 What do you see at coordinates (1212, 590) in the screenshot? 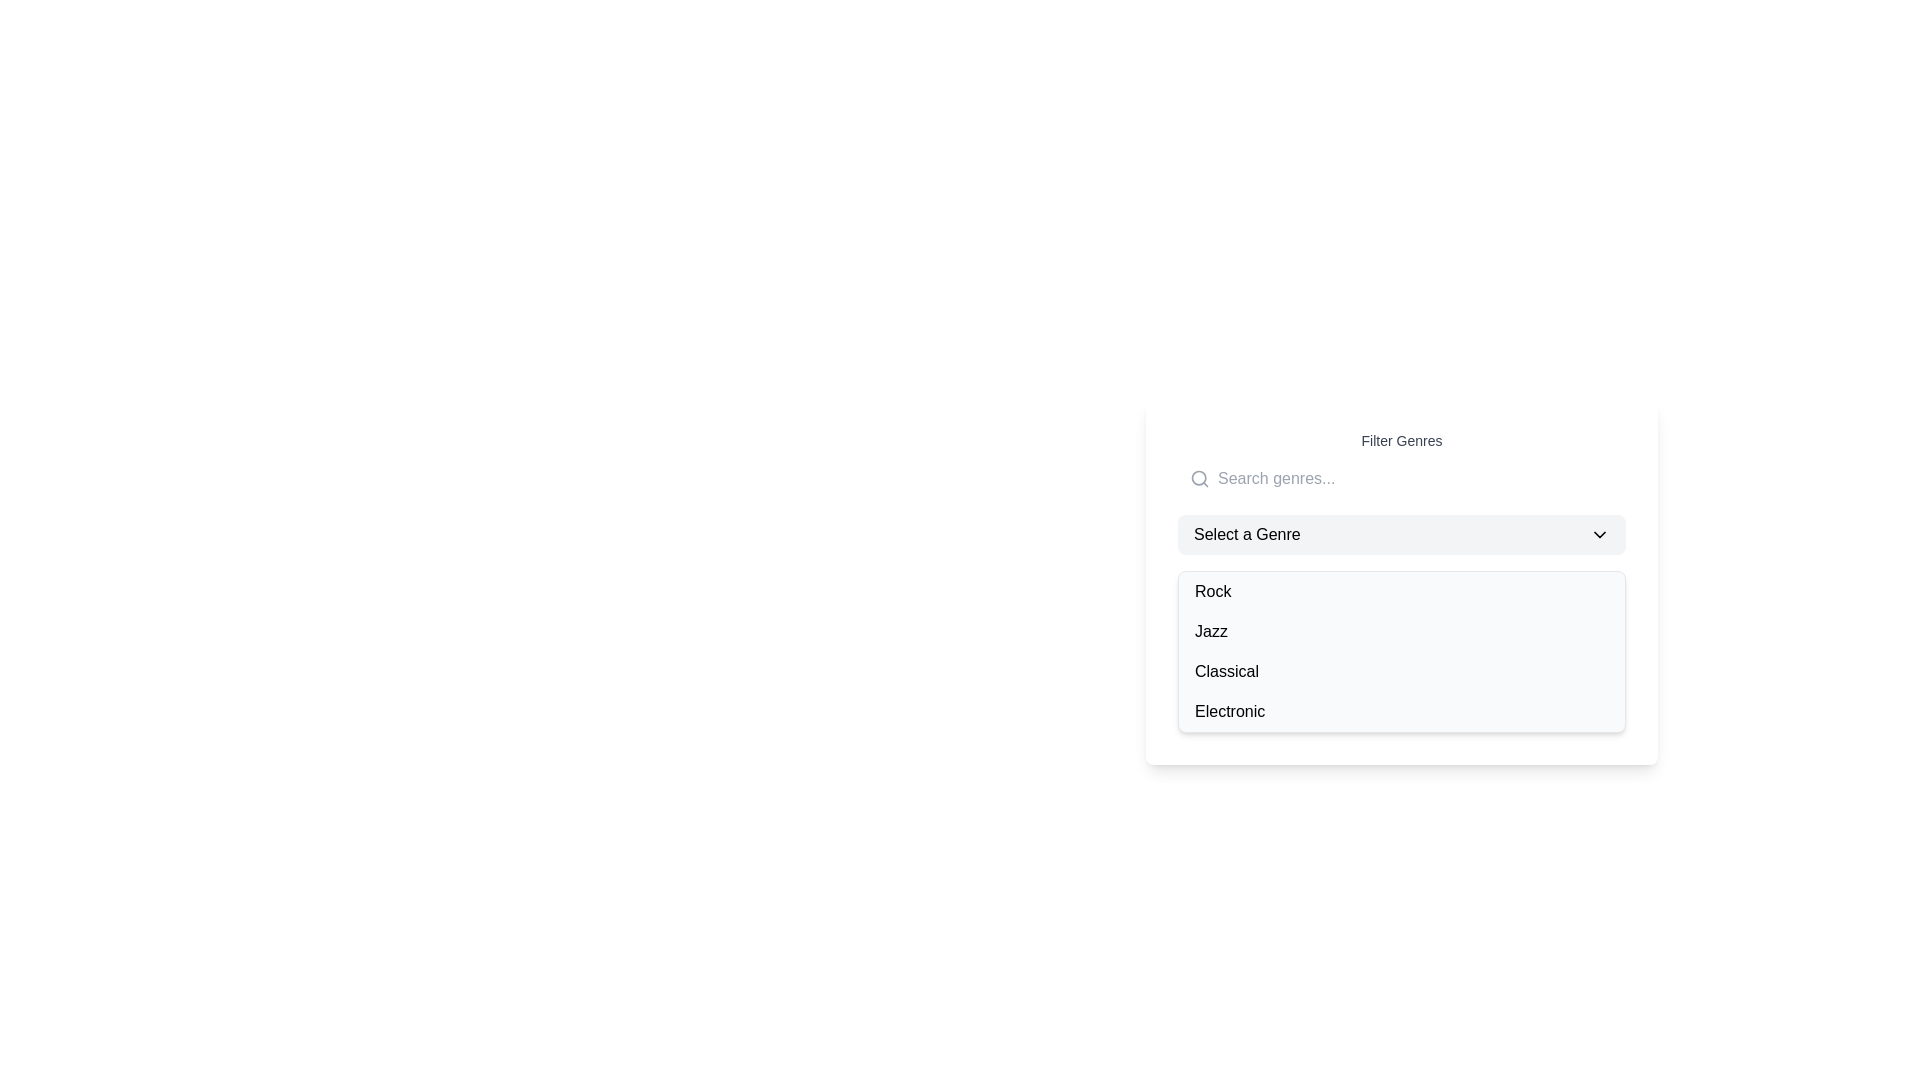
I see `the text label 'Rock' which is the first item in the selectable list below the title 'Select a Genre'` at bounding box center [1212, 590].